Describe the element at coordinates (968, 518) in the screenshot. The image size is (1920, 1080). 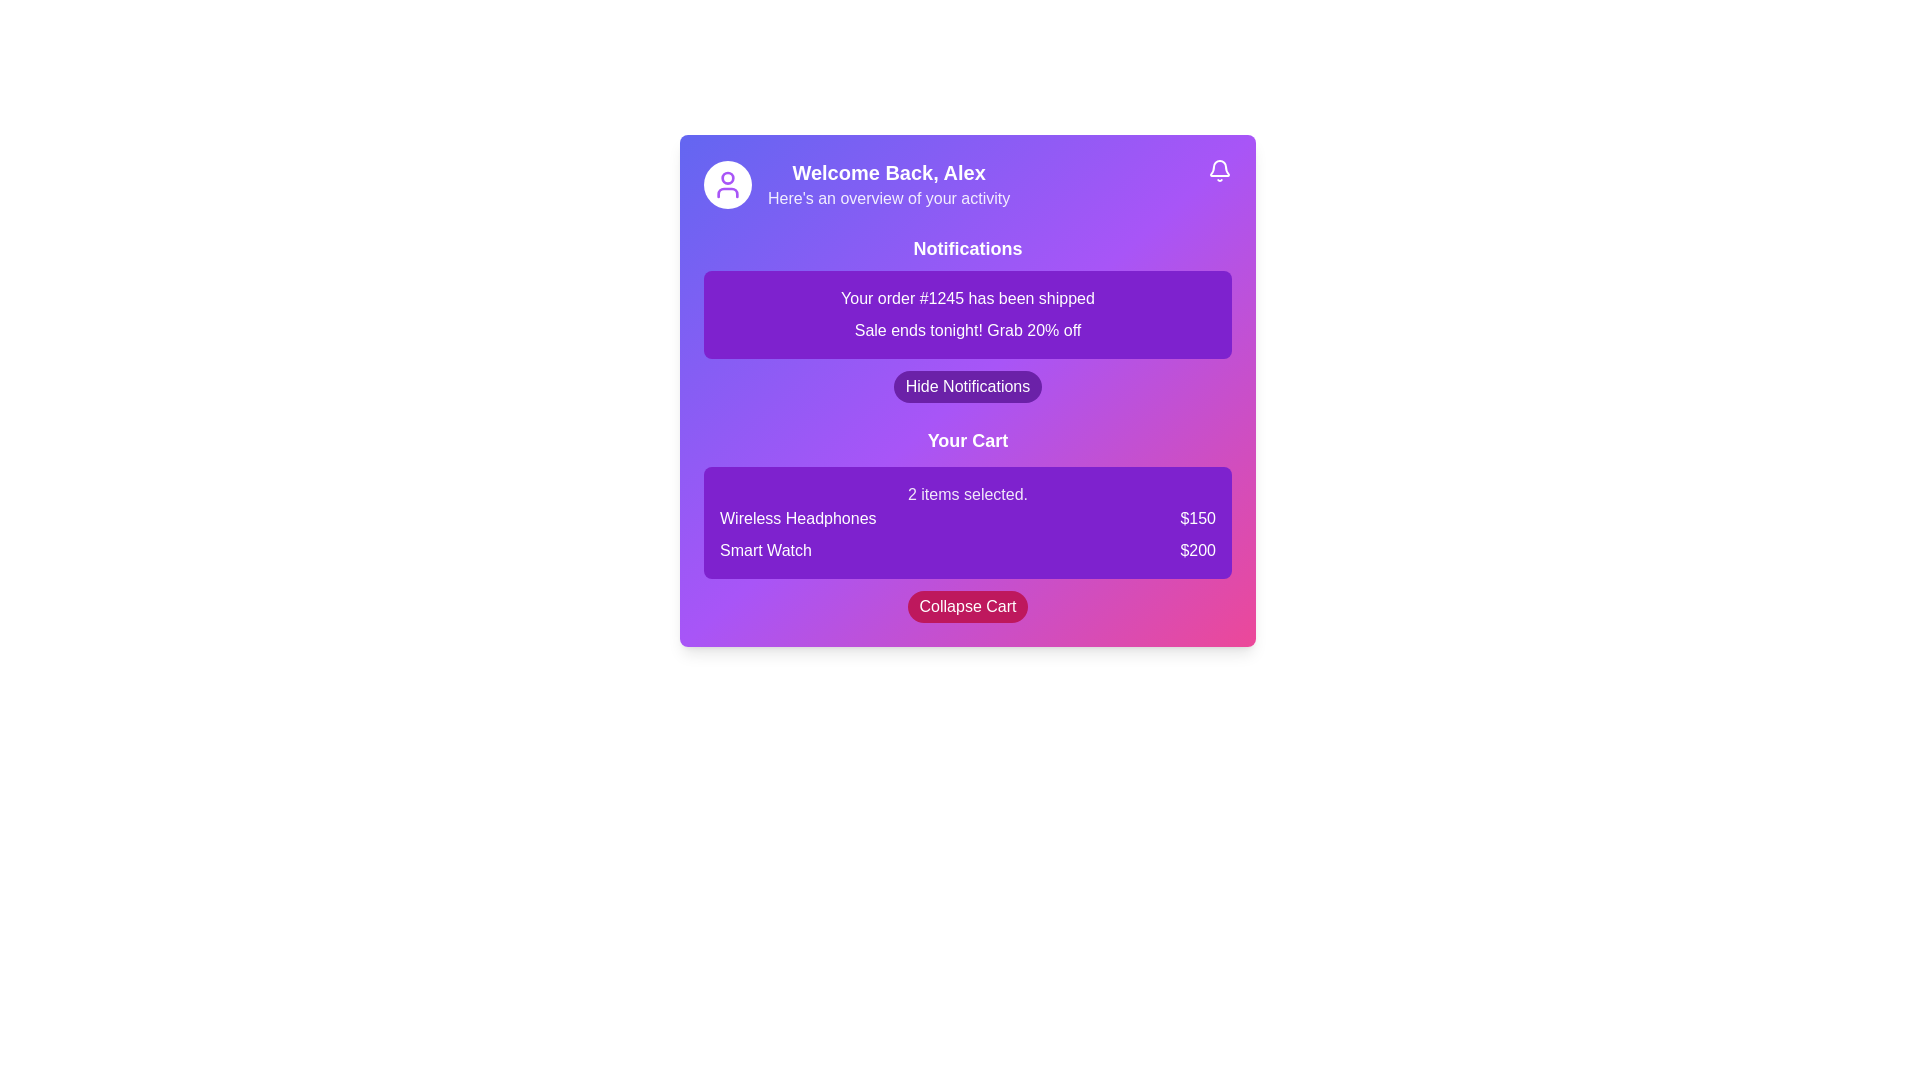
I see `the first item in the shopping cart list displaying the product name and price, which is located above the 'Smart Watch $200' item` at that location.